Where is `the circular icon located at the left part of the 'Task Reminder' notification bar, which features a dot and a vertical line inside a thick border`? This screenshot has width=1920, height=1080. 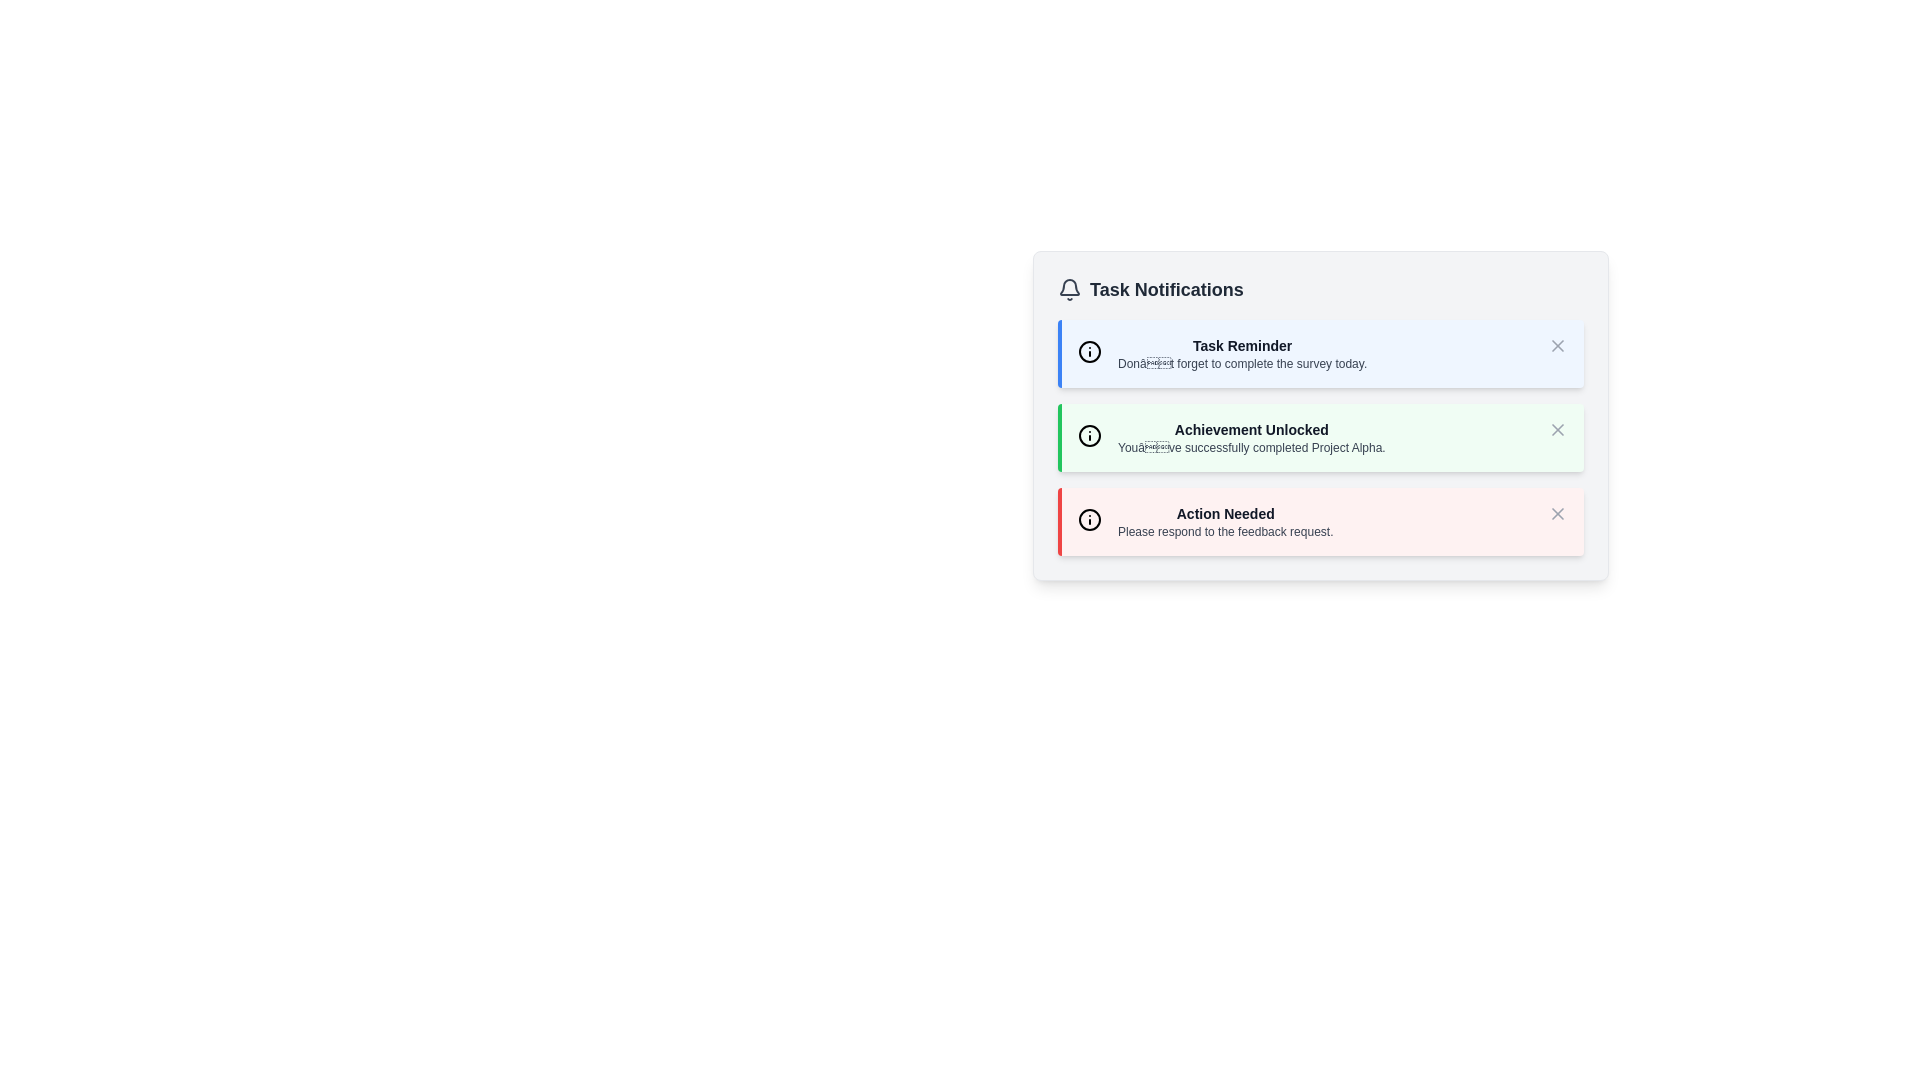 the circular icon located at the left part of the 'Task Reminder' notification bar, which features a dot and a vertical line inside a thick border is located at coordinates (1088, 350).